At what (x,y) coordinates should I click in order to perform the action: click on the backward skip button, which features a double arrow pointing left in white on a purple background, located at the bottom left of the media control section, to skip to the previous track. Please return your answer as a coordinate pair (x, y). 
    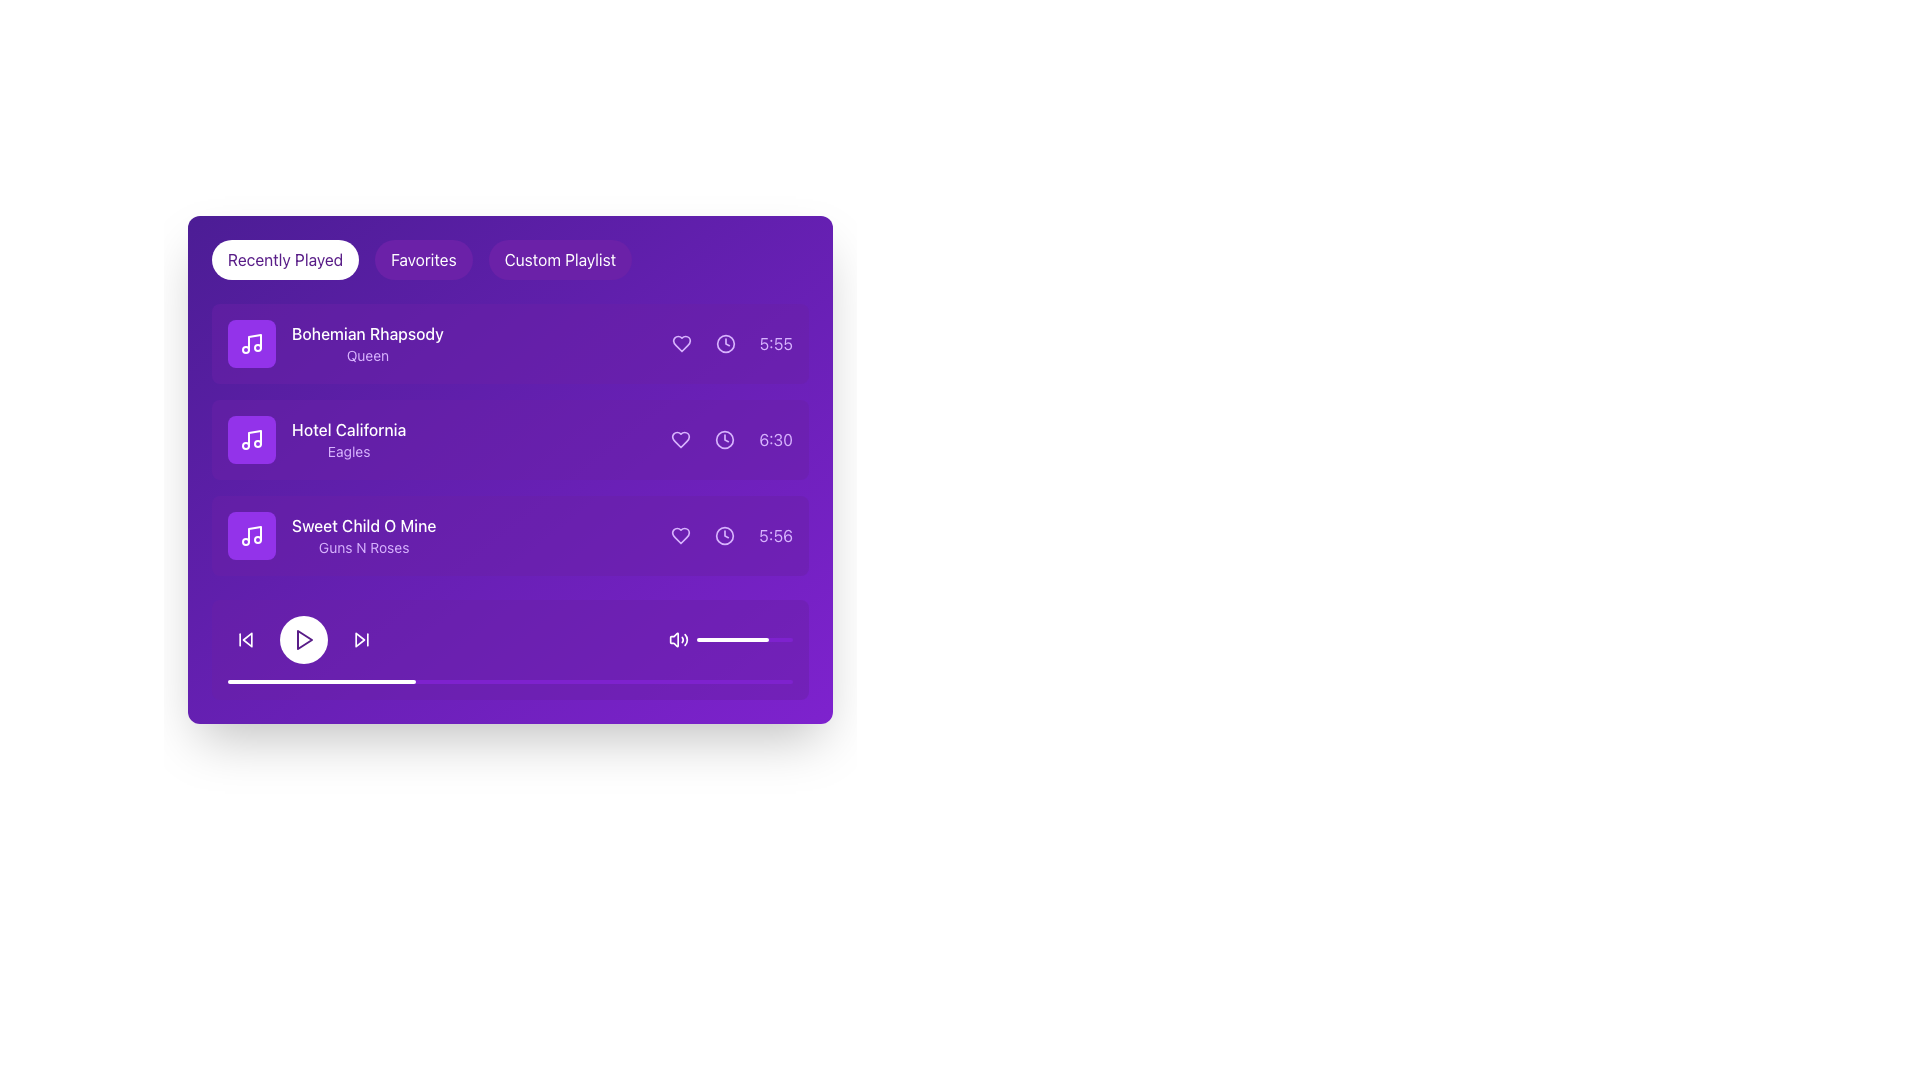
    Looking at the image, I should click on (244, 640).